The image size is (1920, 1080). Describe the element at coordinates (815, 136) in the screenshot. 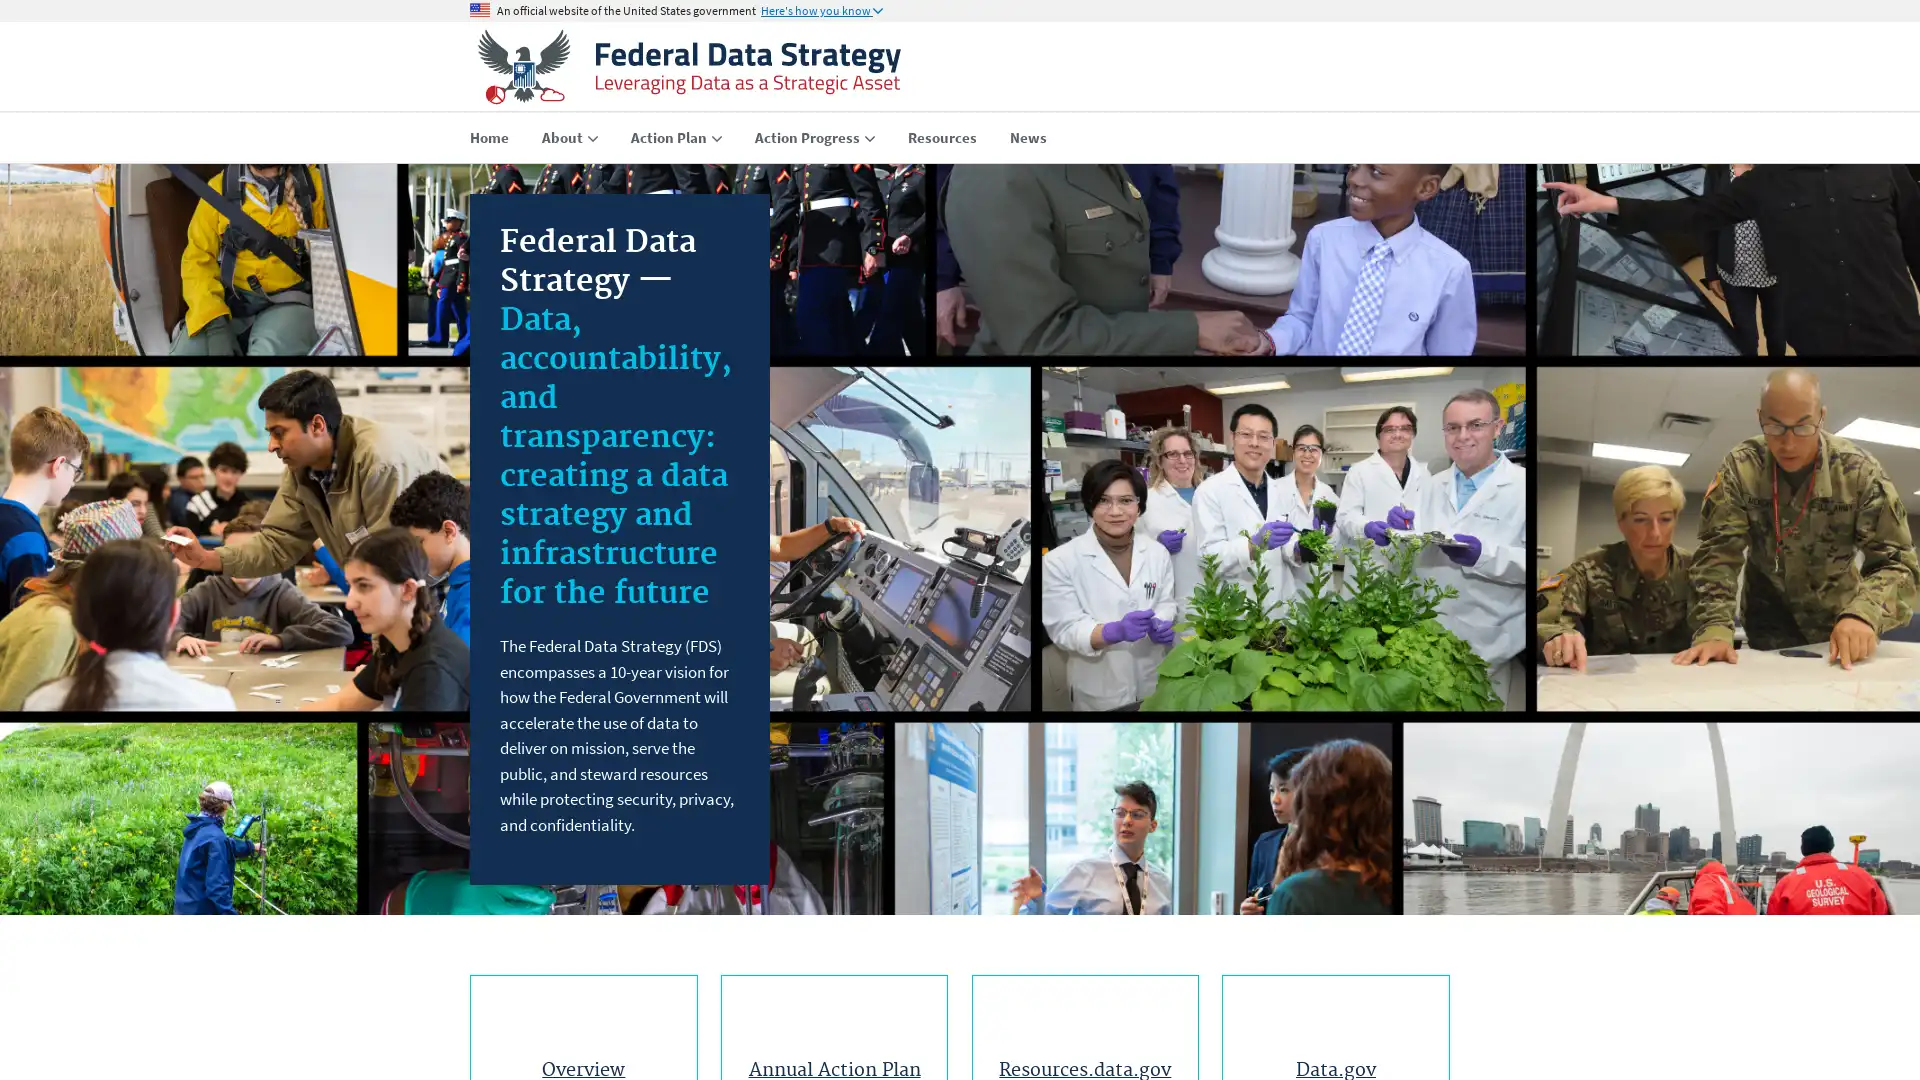

I see `Action Progress` at that location.